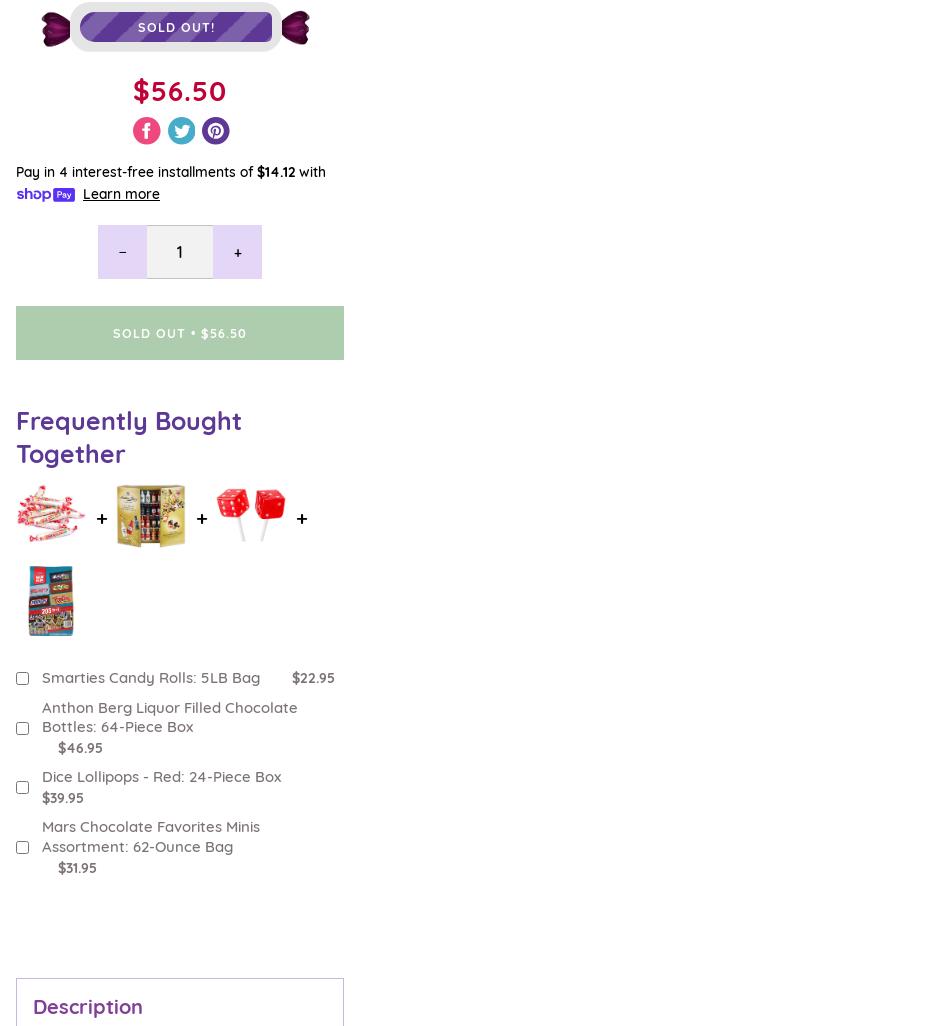  What do you see at coordinates (15, 849) in the screenshot?
I see `'Candy Ambassador'` at bounding box center [15, 849].